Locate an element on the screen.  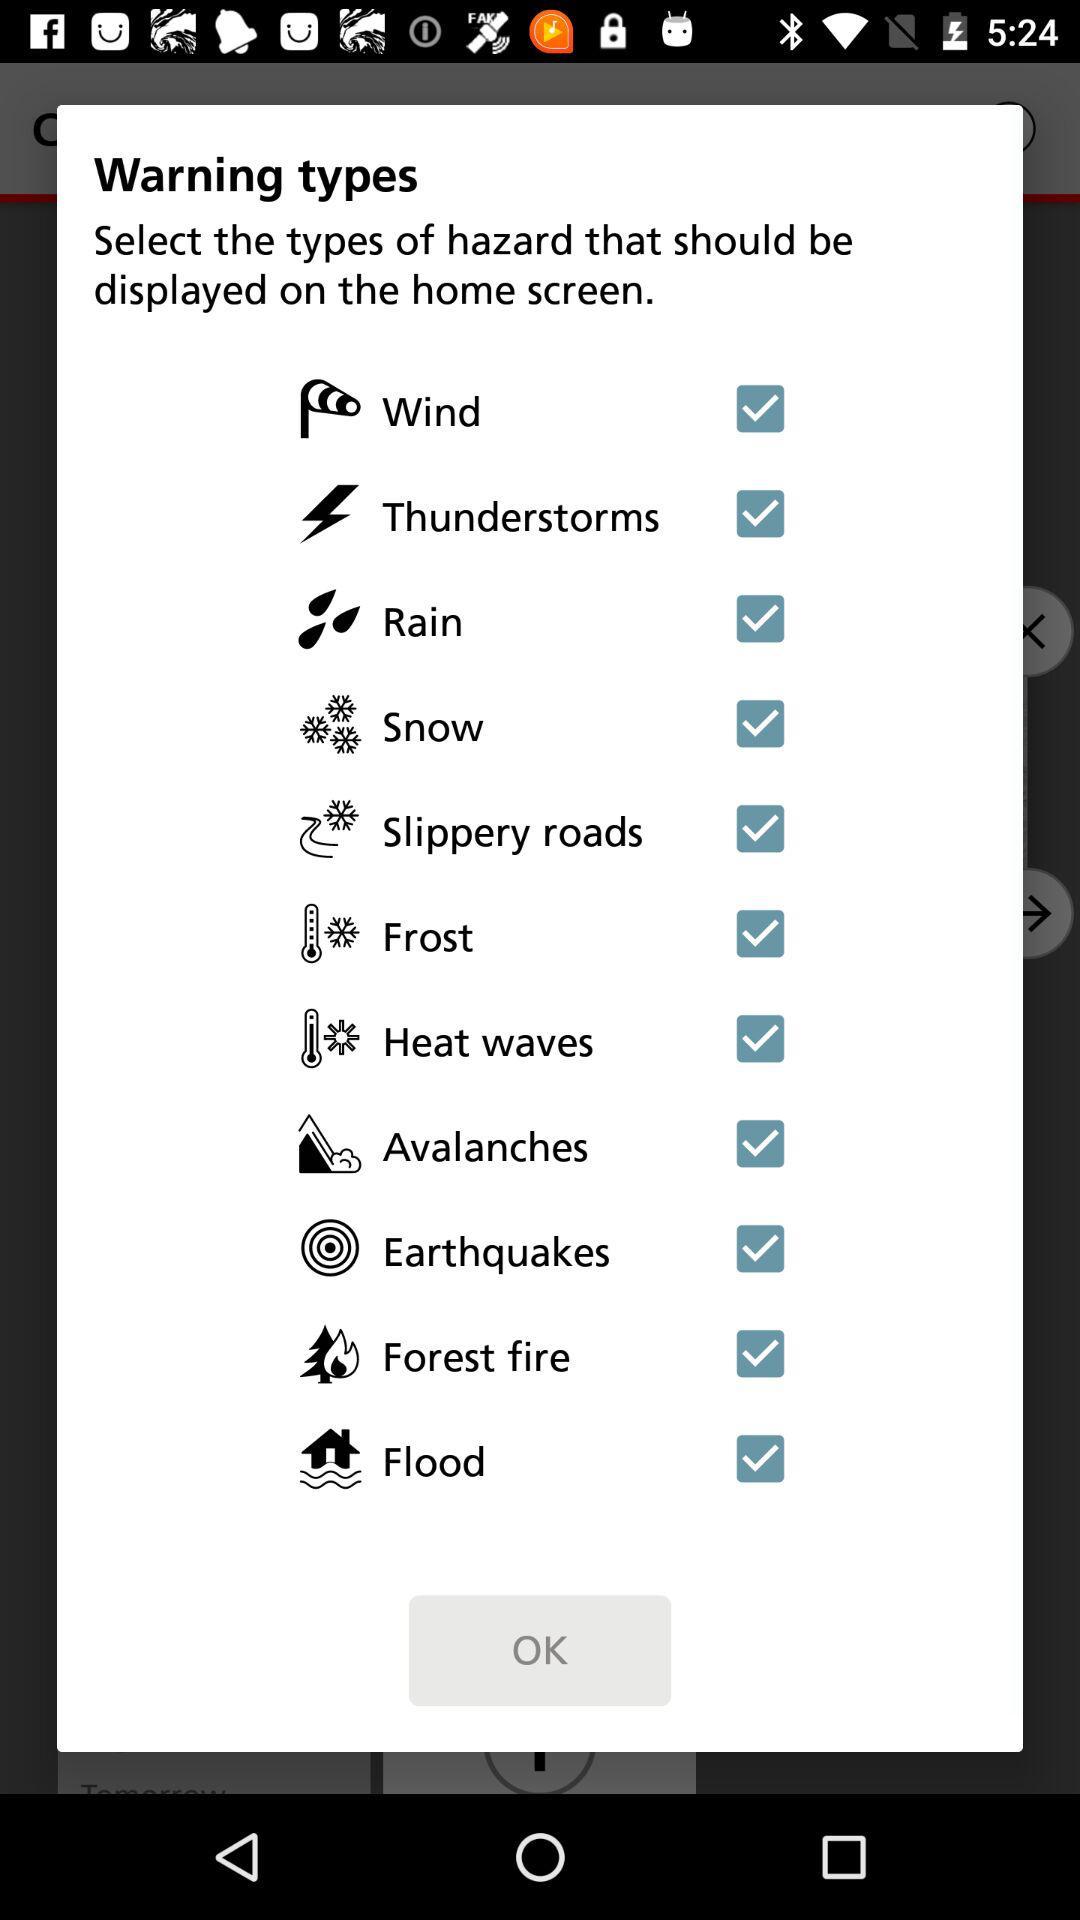
warning type is located at coordinates (760, 932).